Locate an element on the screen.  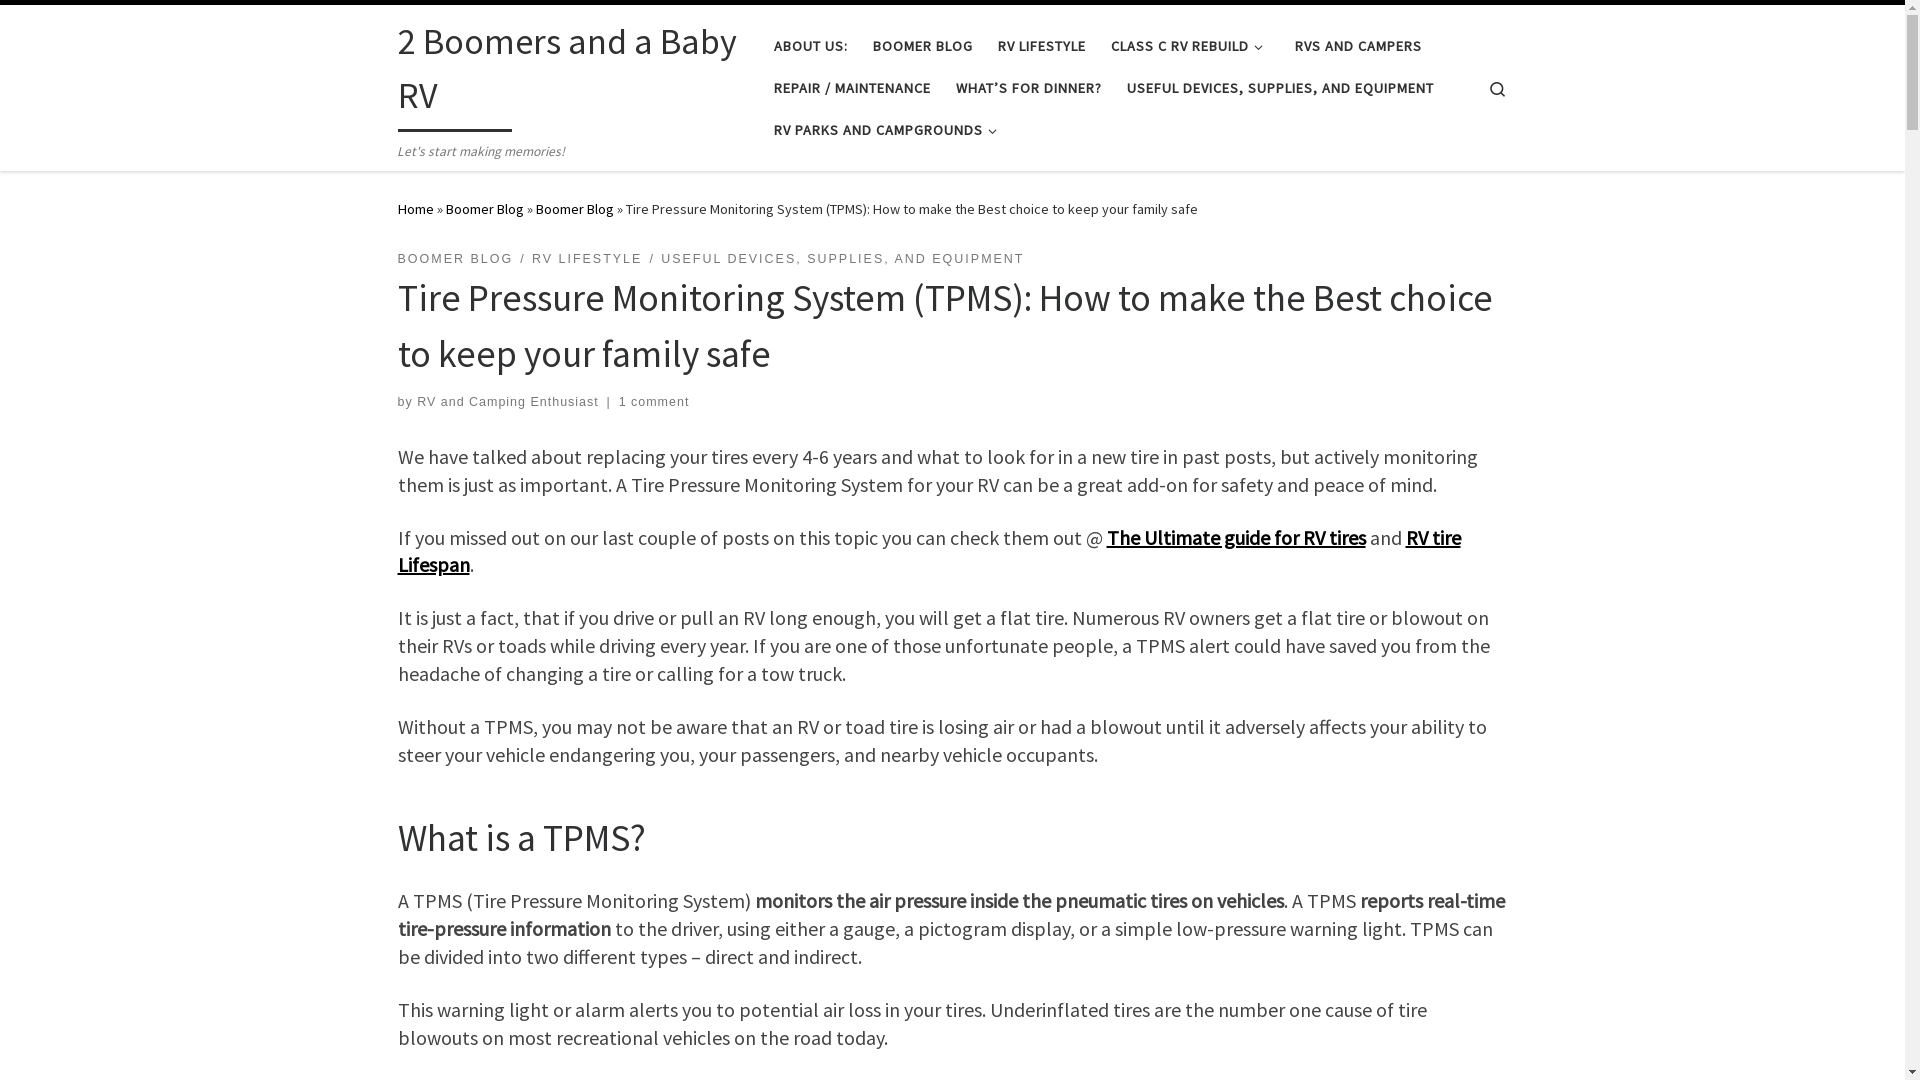
'Boomer Blog' is located at coordinates (574, 208).